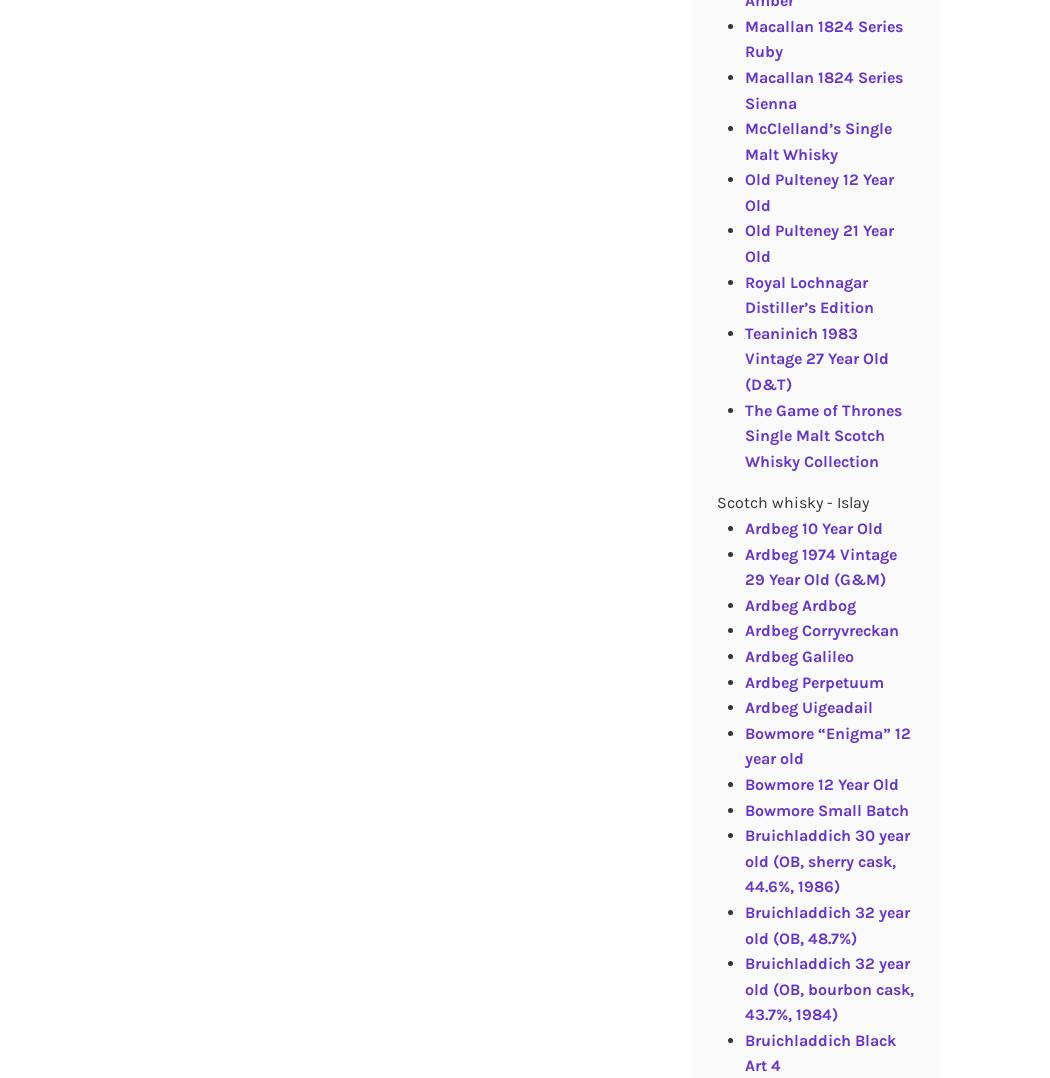  I want to click on 'Macallan 1824 Series Ruby', so click(821, 37).